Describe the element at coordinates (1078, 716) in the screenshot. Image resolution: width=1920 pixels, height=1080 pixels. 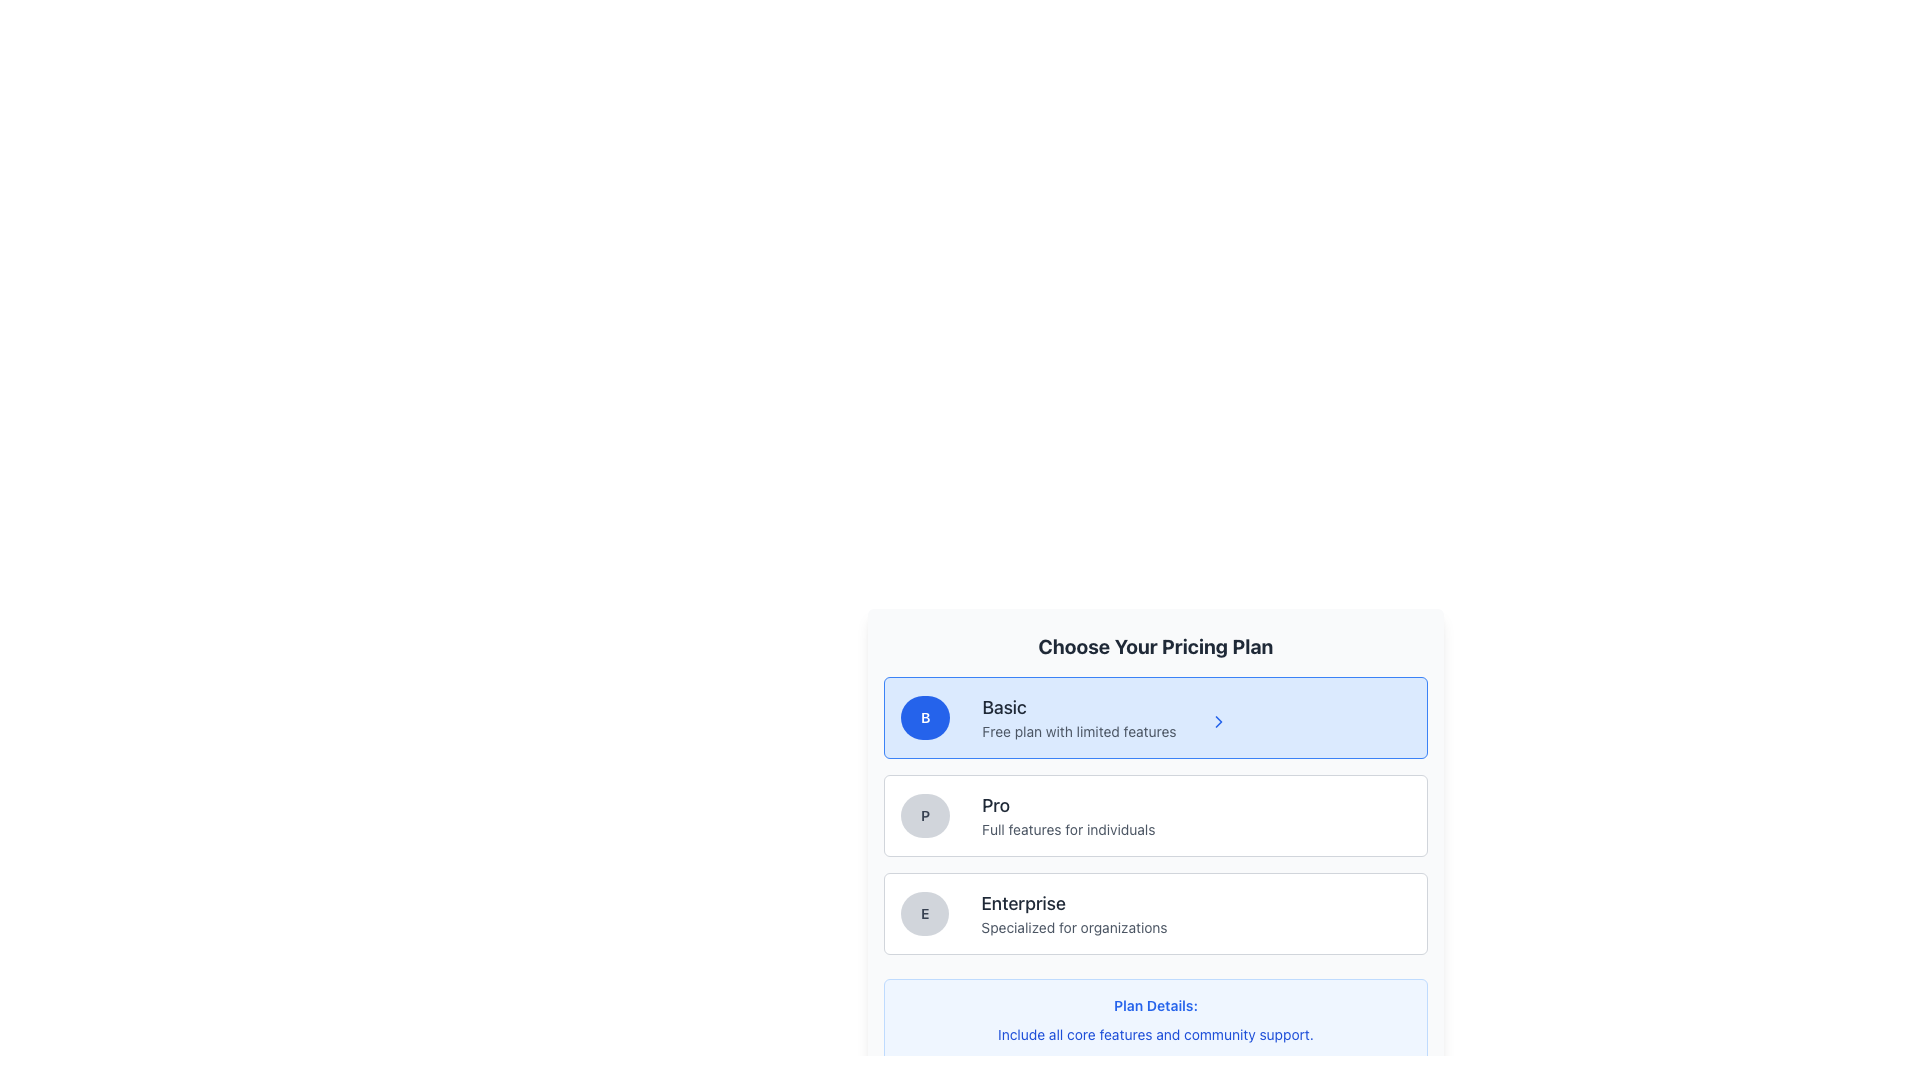
I see `the text block containing 'Basic' and 'Free plan with limited features', located under 'Choose Your Pricing Plan', to the right of the circular badge with a 'B'` at that location.